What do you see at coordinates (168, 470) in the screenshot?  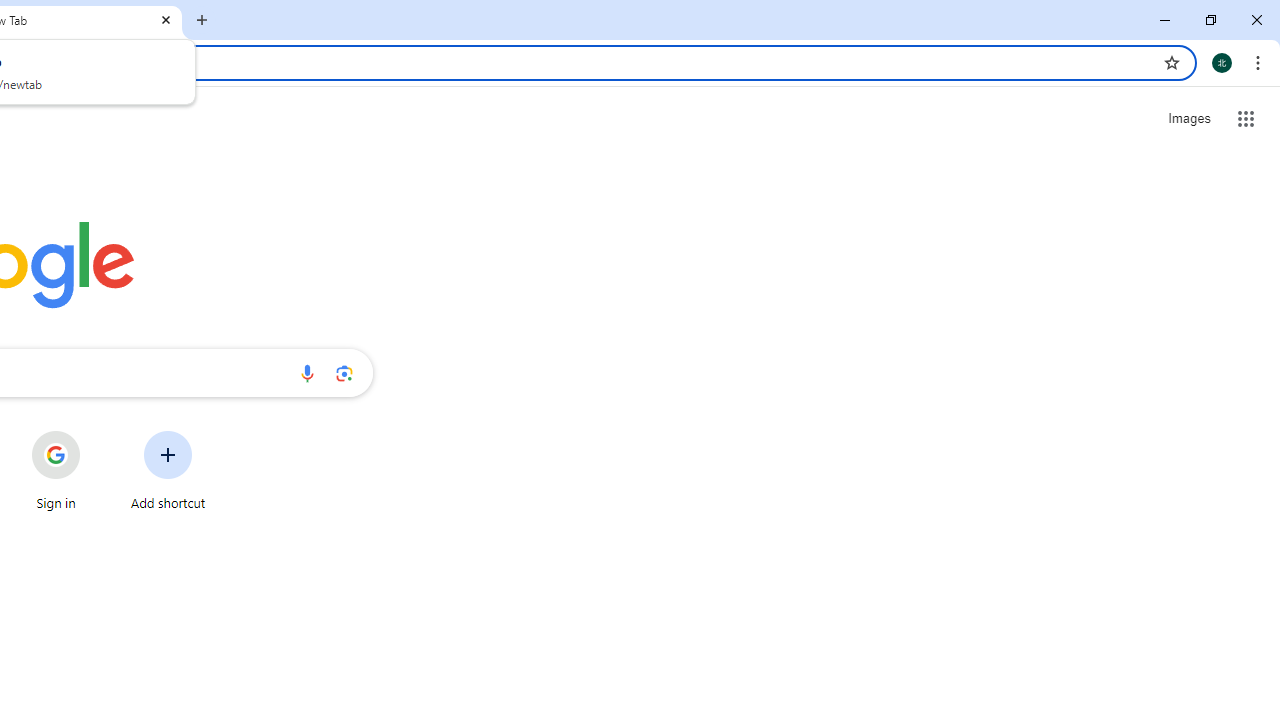 I see `'Add shortcut'` at bounding box center [168, 470].